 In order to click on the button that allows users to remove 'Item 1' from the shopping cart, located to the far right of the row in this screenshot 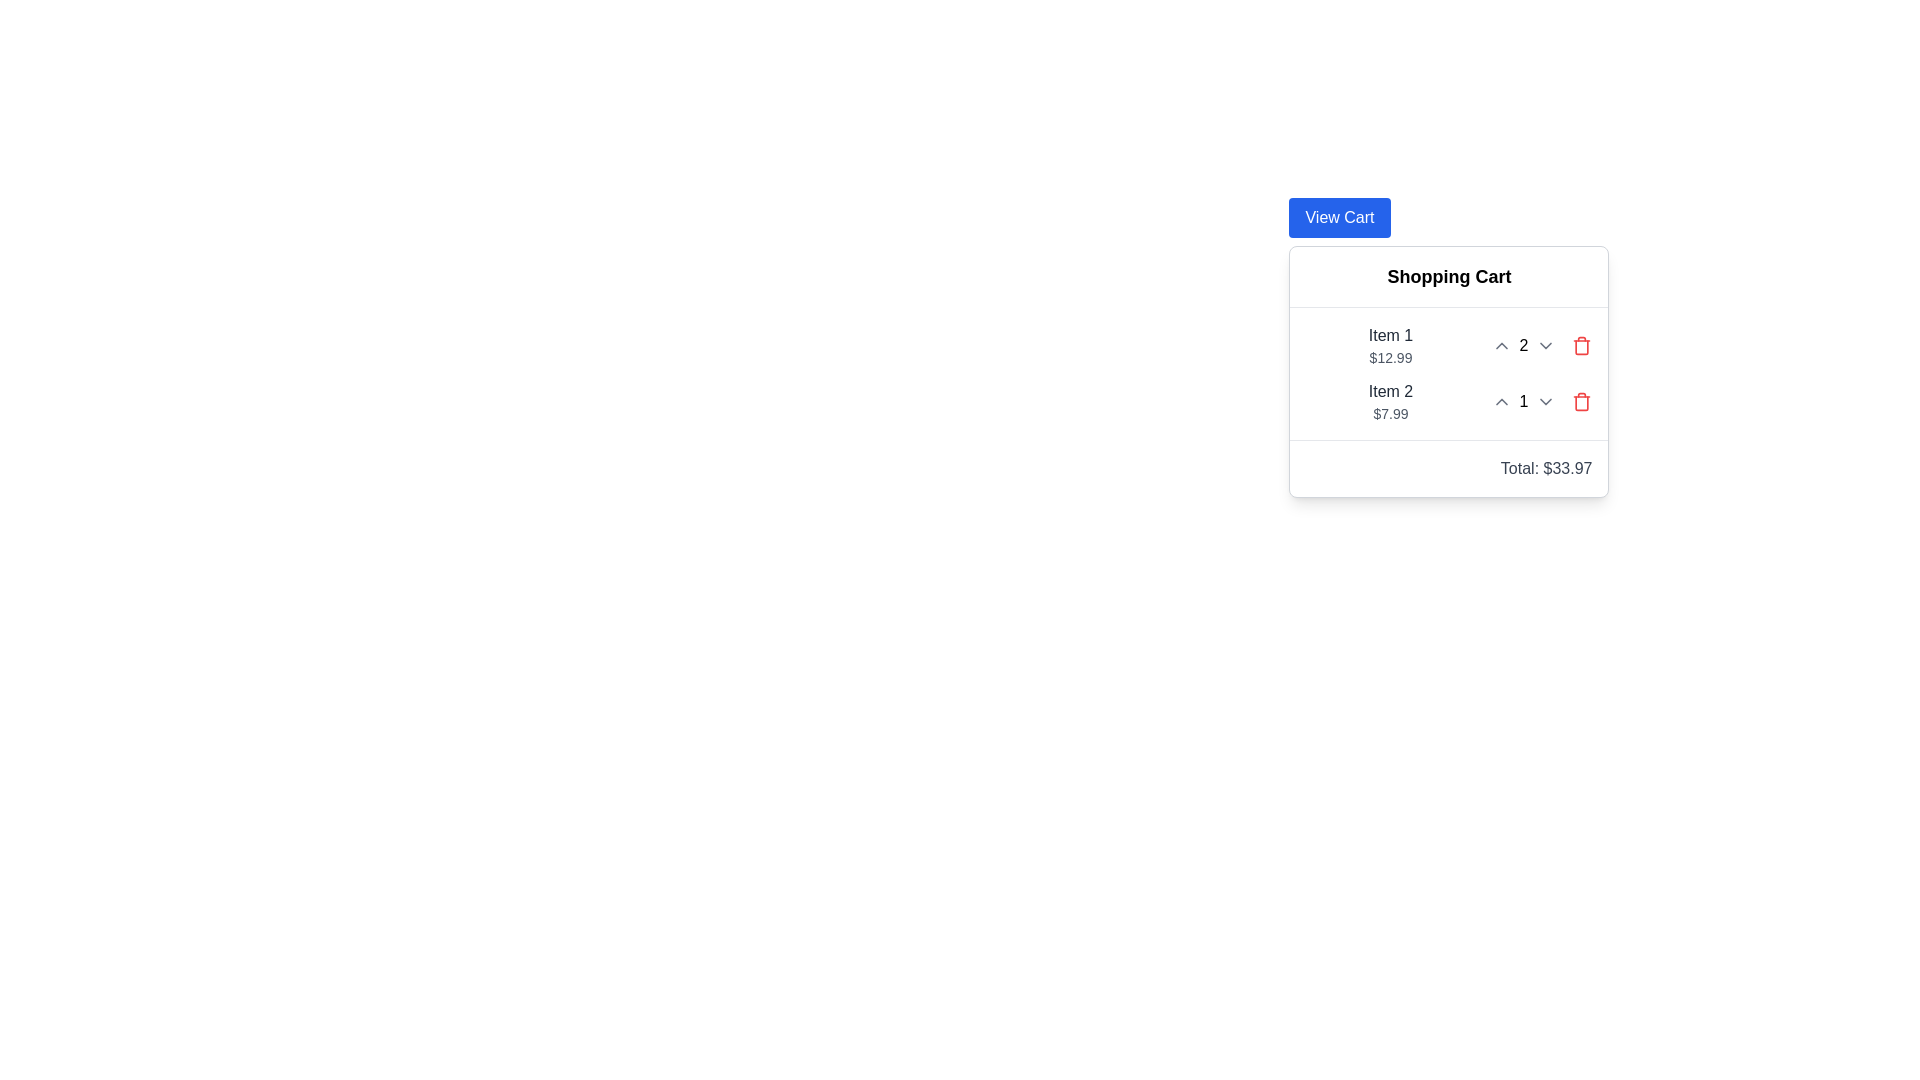, I will do `click(1581, 345)`.